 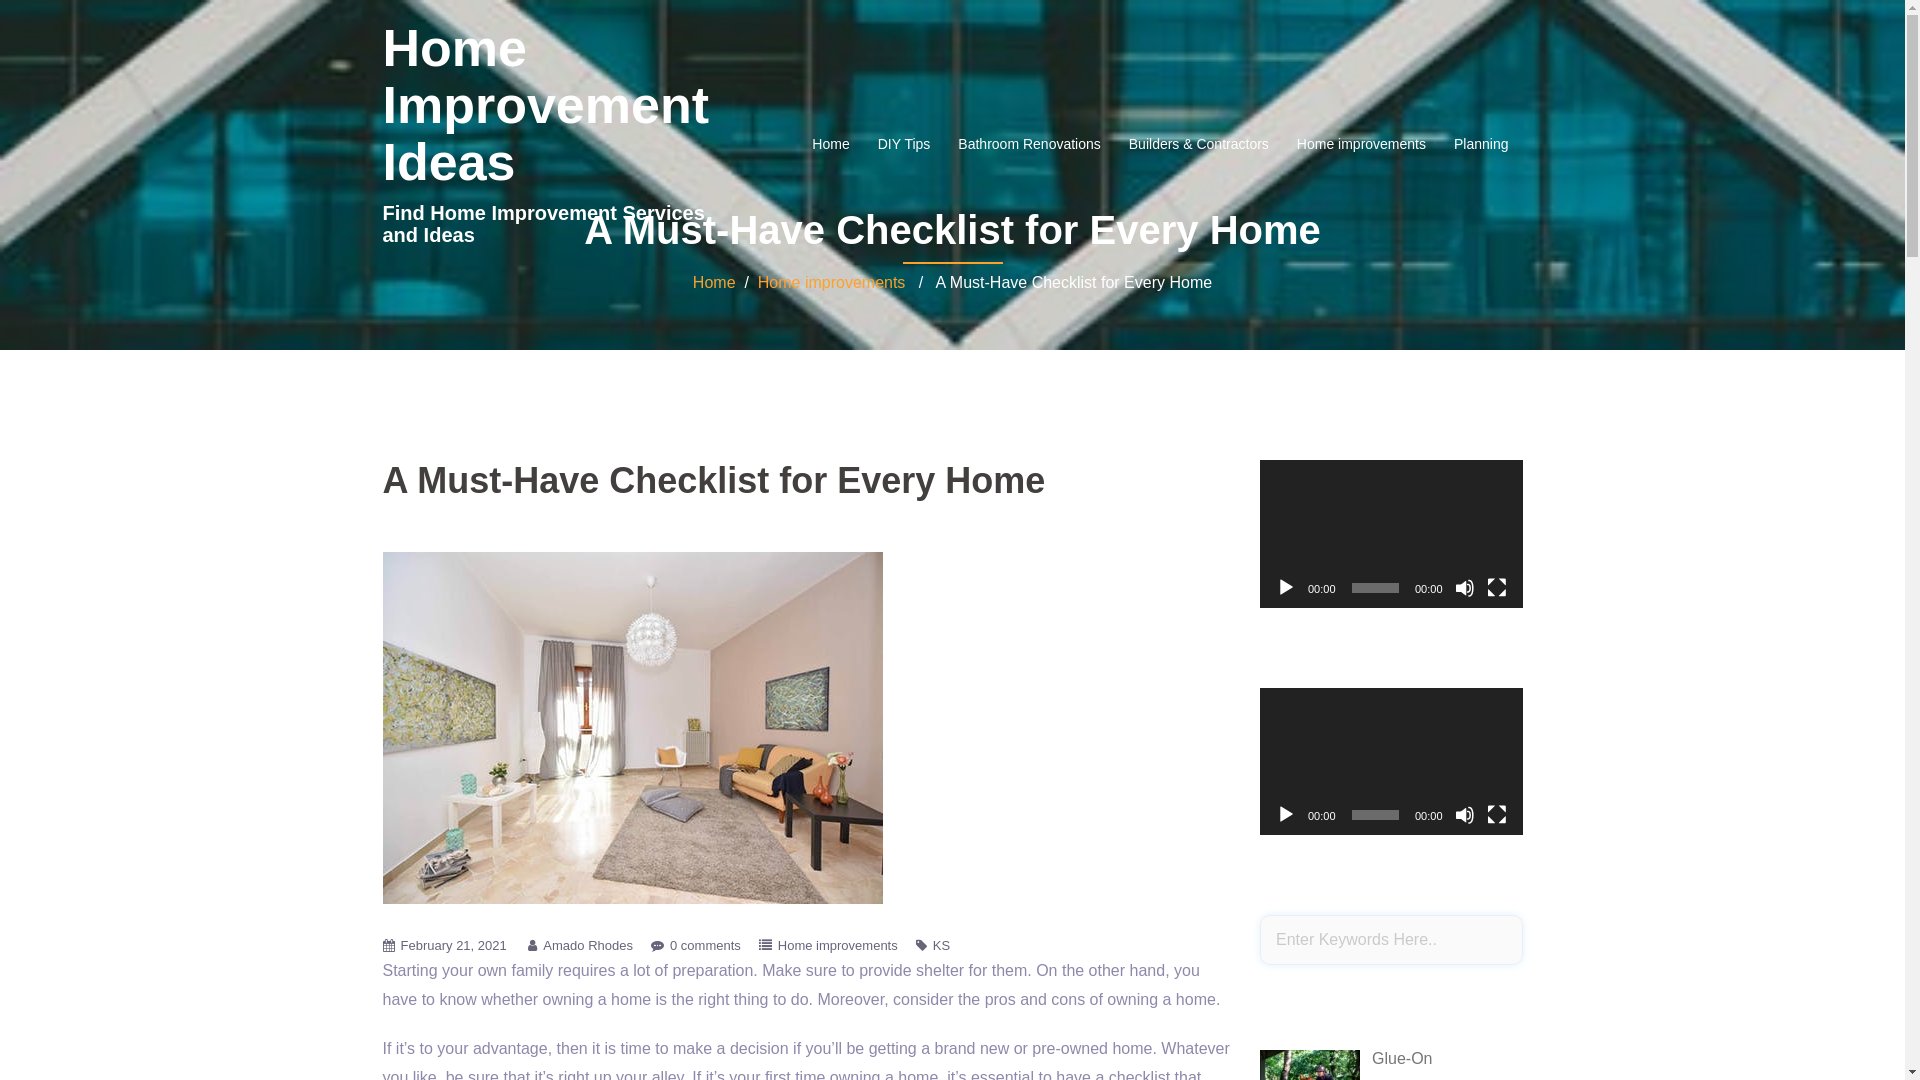 What do you see at coordinates (587, 945) in the screenshot?
I see `'Amado Rhodes'` at bounding box center [587, 945].